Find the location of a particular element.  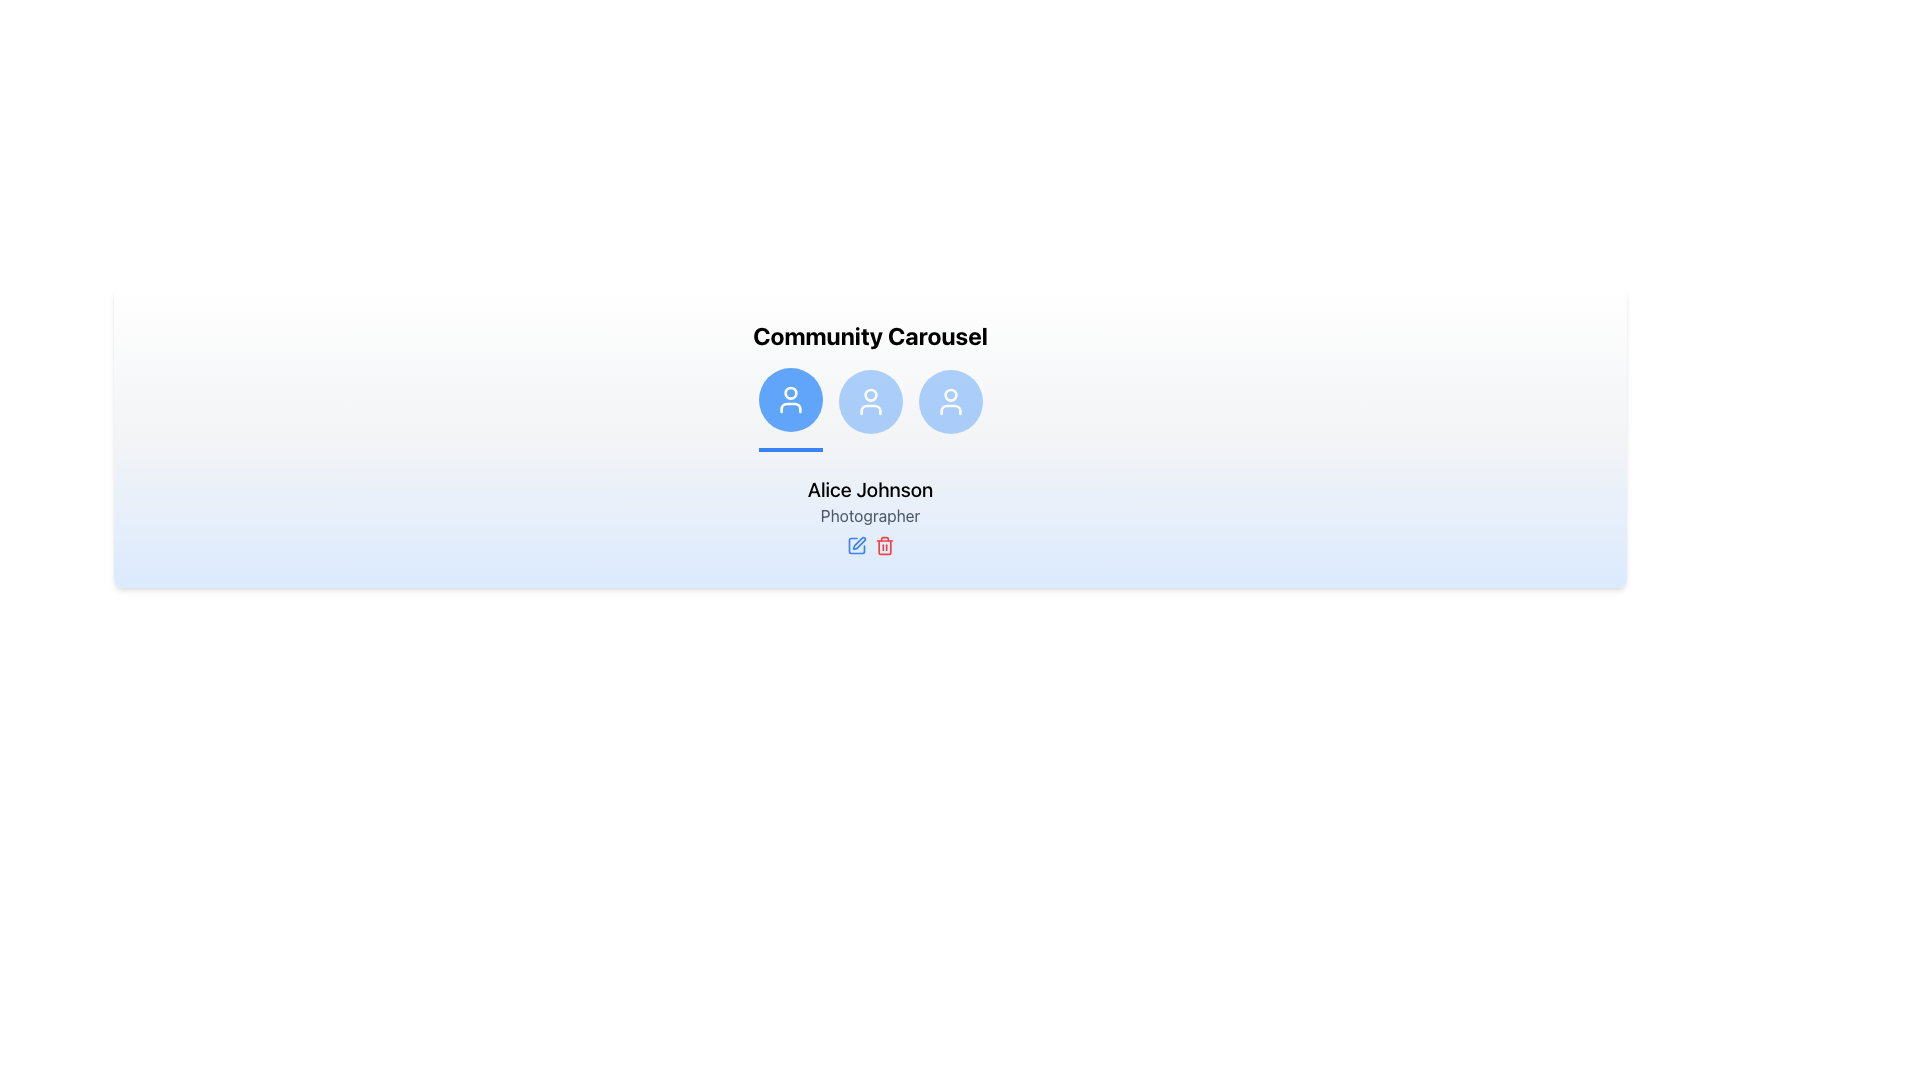

the user's head SVG shape within the middle user profile icon in the Community Carousel section is located at coordinates (870, 395).